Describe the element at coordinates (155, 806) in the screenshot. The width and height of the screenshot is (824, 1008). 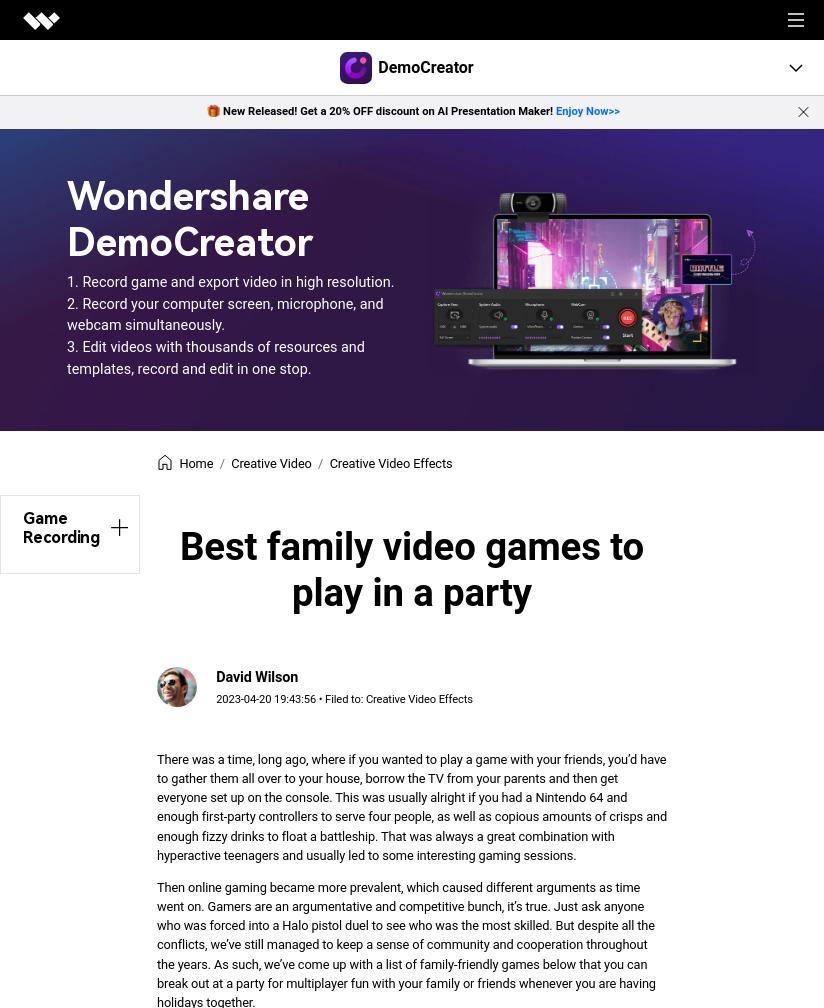
I see `'There was a time, long ago, where if you wanted to play a game with your friends, you’d have to gather them all over to your house, borrow the TV from your parents and then get everyone set up on the console. This was usually alright if you had a Nintendo 64 and enough first-party controllers to serve four people, as well as copious amounts of crisps and enough fizzy drinks to float a battleship. That was always a great combination with hyperactive teenagers and usually led to some interesting gaming sessions.'` at that location.